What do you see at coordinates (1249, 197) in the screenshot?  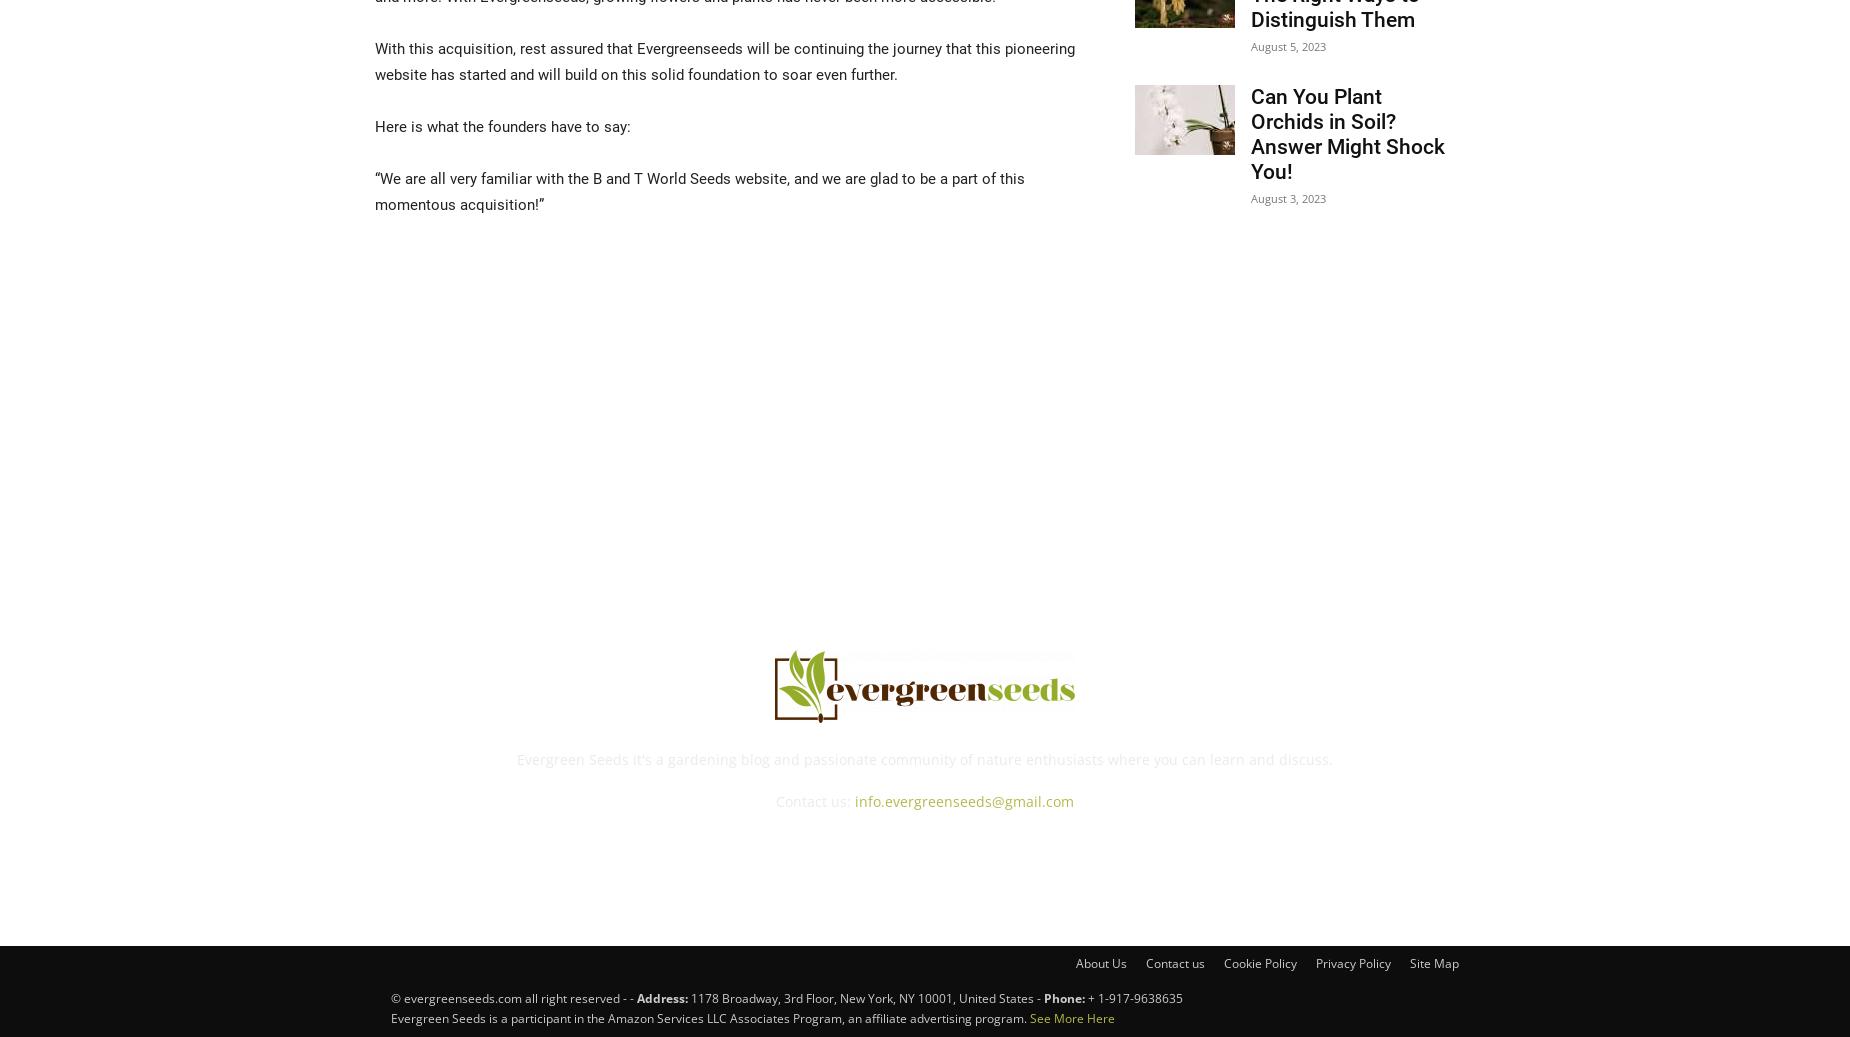 I see `'August 3, 2023'` at bounding box center [1249, 197].